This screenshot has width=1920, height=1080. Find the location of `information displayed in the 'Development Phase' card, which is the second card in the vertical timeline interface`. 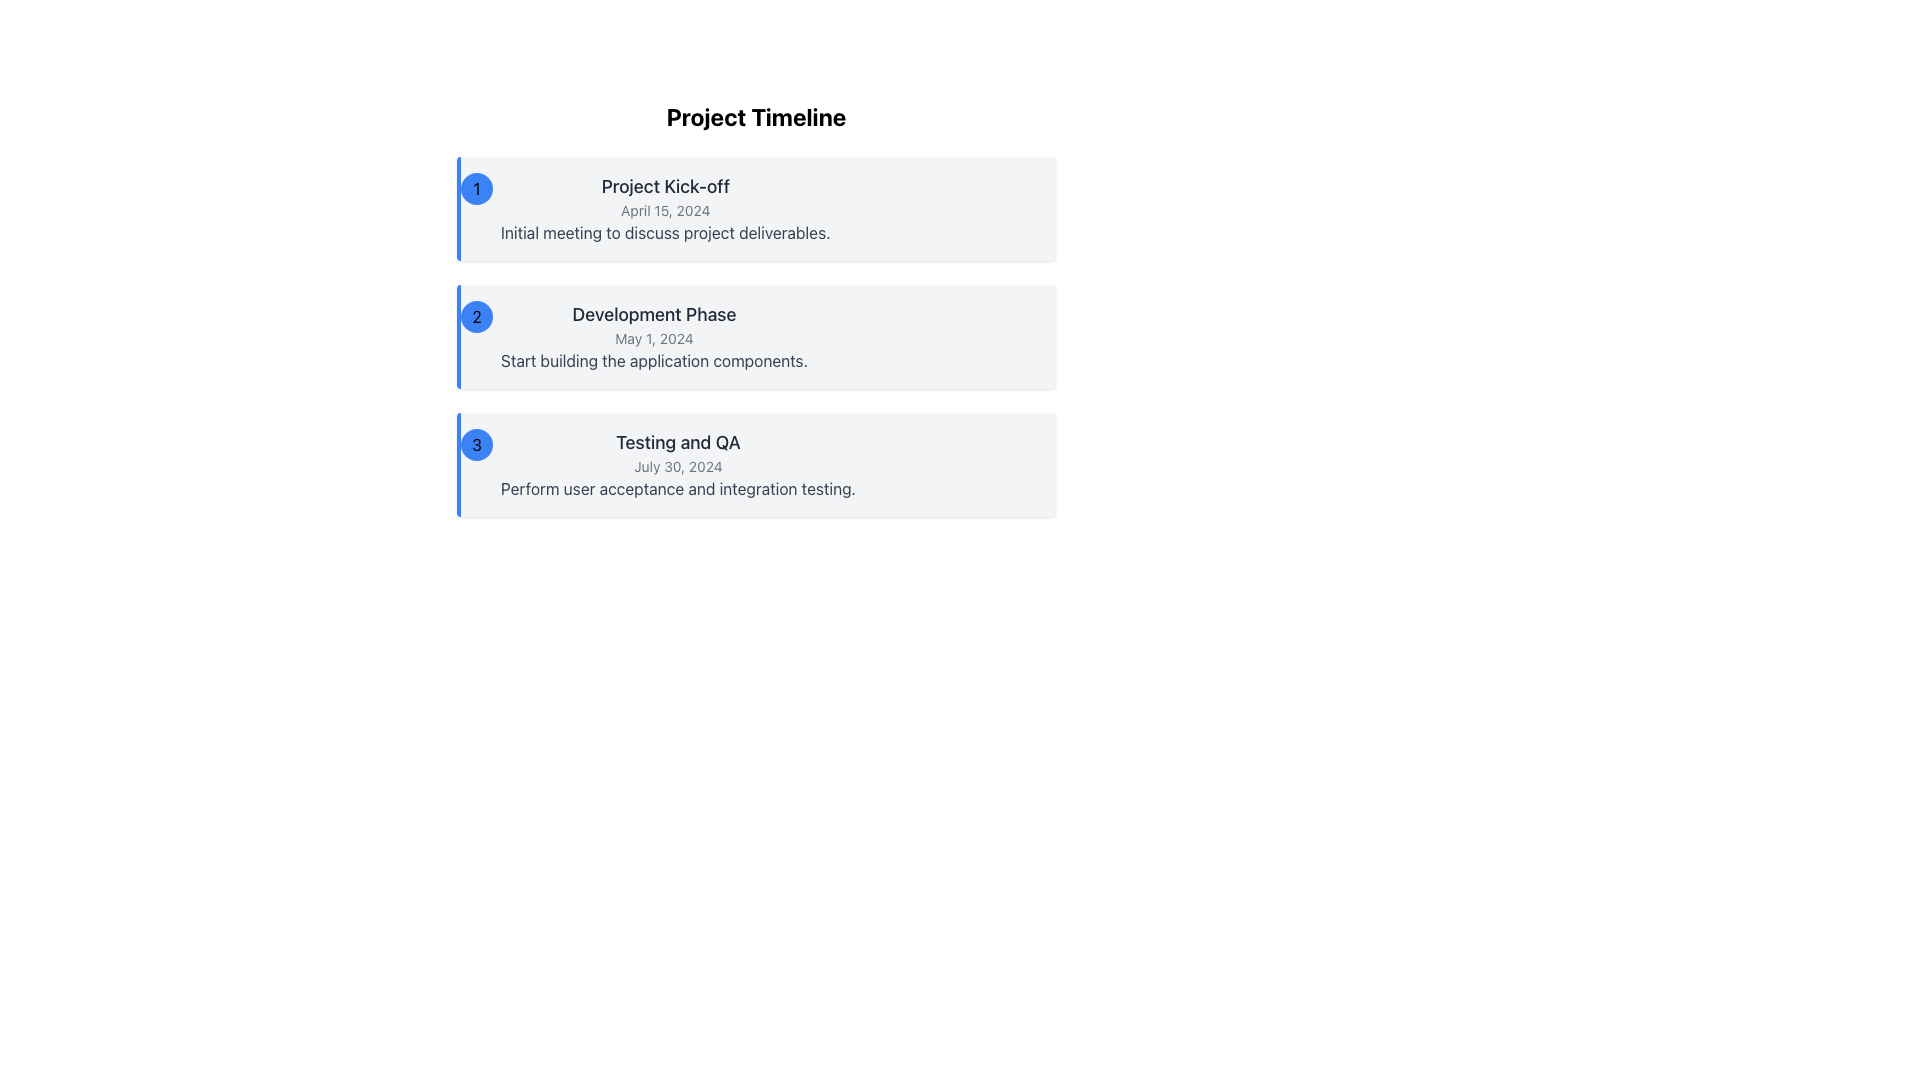

information displayed in the 'Development Phase' card, which is the second card in the vertical timeline interface is located at coordinates (755, 308).